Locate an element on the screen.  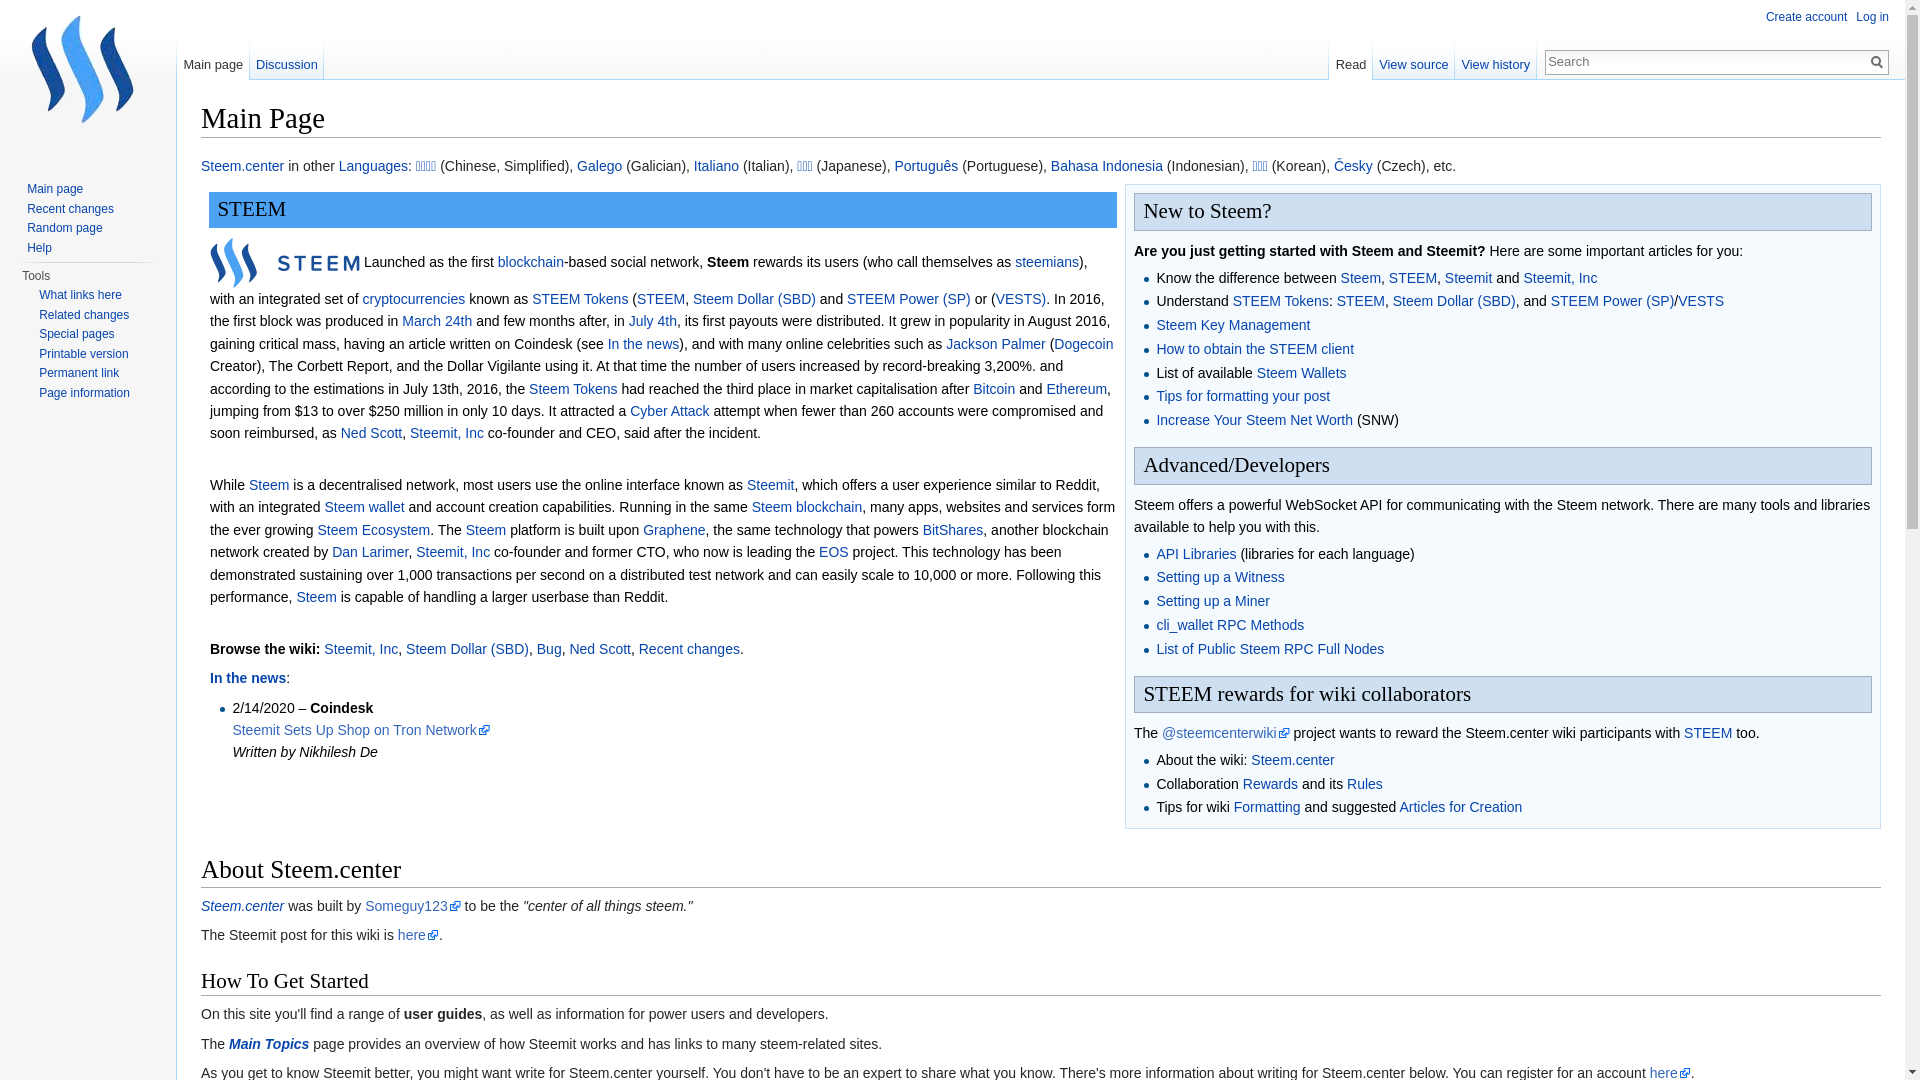
'In the news' is located at coordinates (247, 677).